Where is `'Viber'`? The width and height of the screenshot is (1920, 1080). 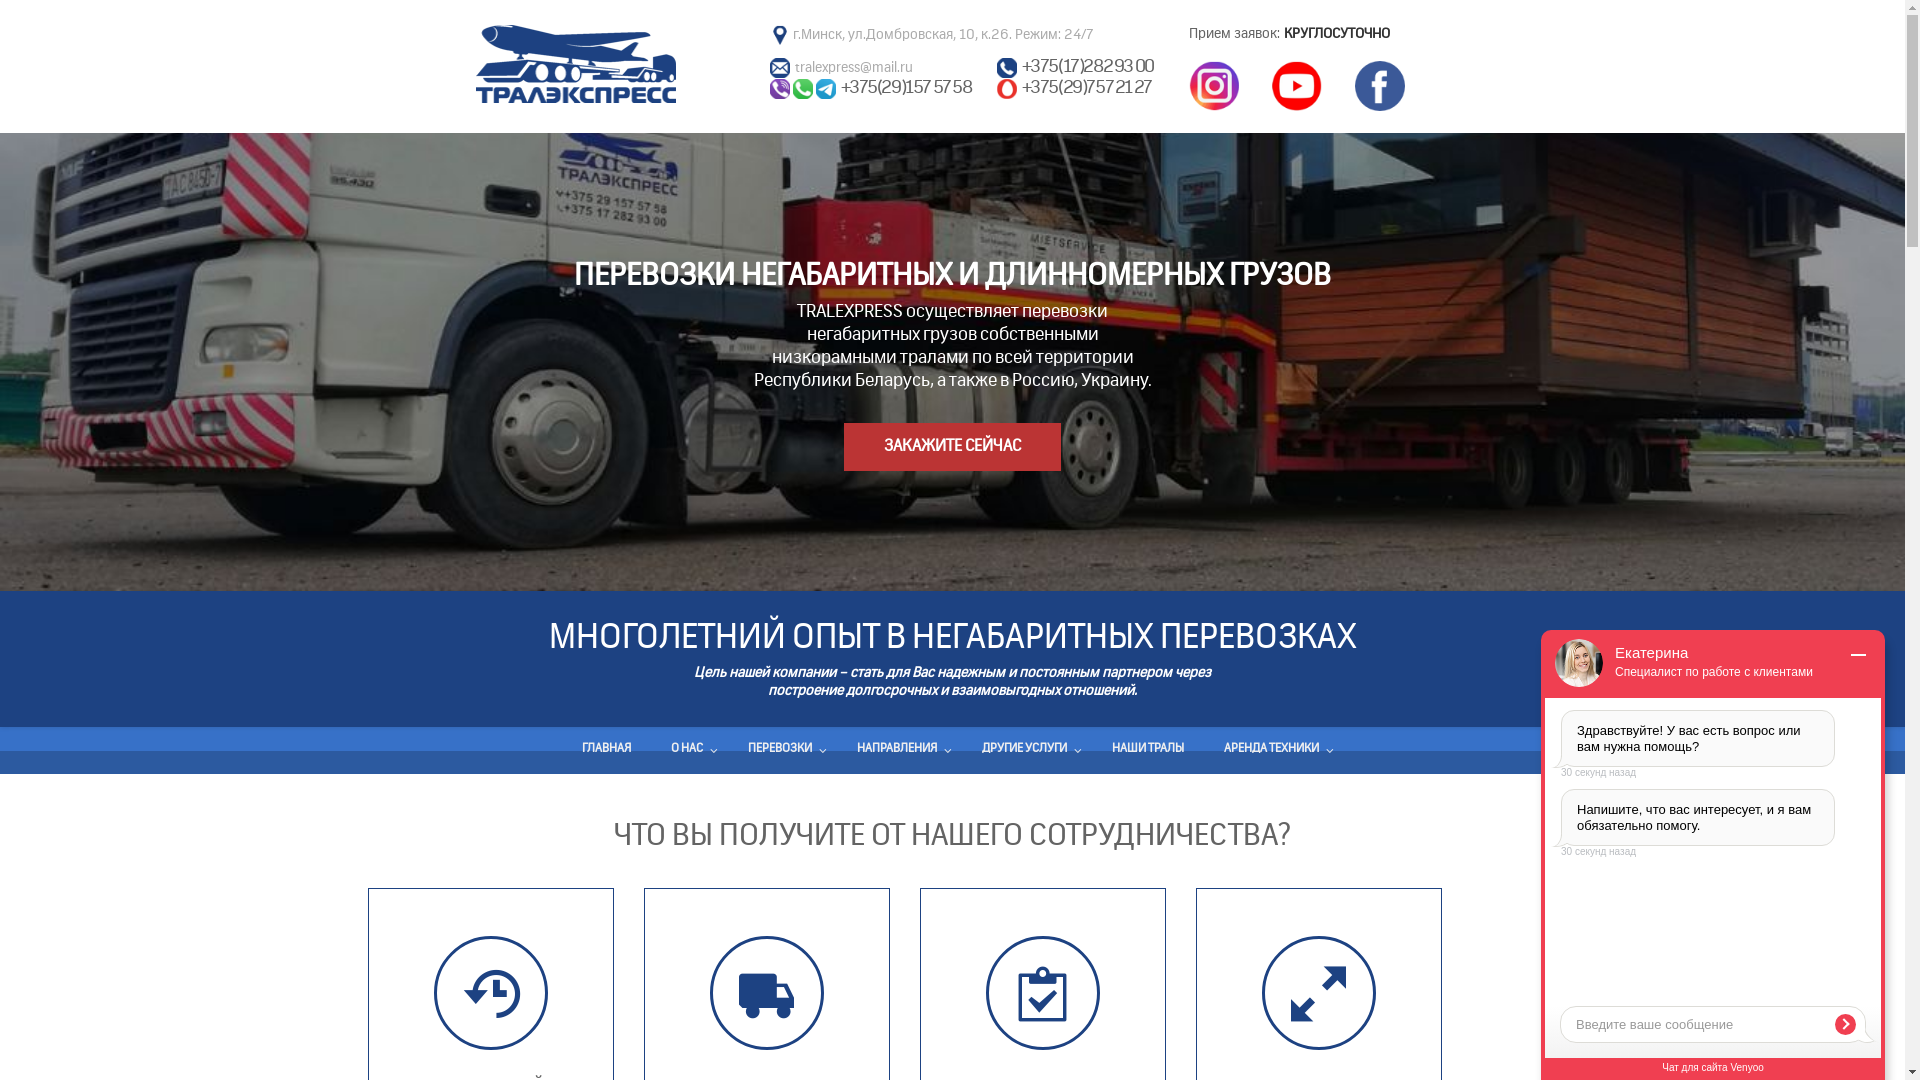
'Viber' is located at coordinates (778, 87).